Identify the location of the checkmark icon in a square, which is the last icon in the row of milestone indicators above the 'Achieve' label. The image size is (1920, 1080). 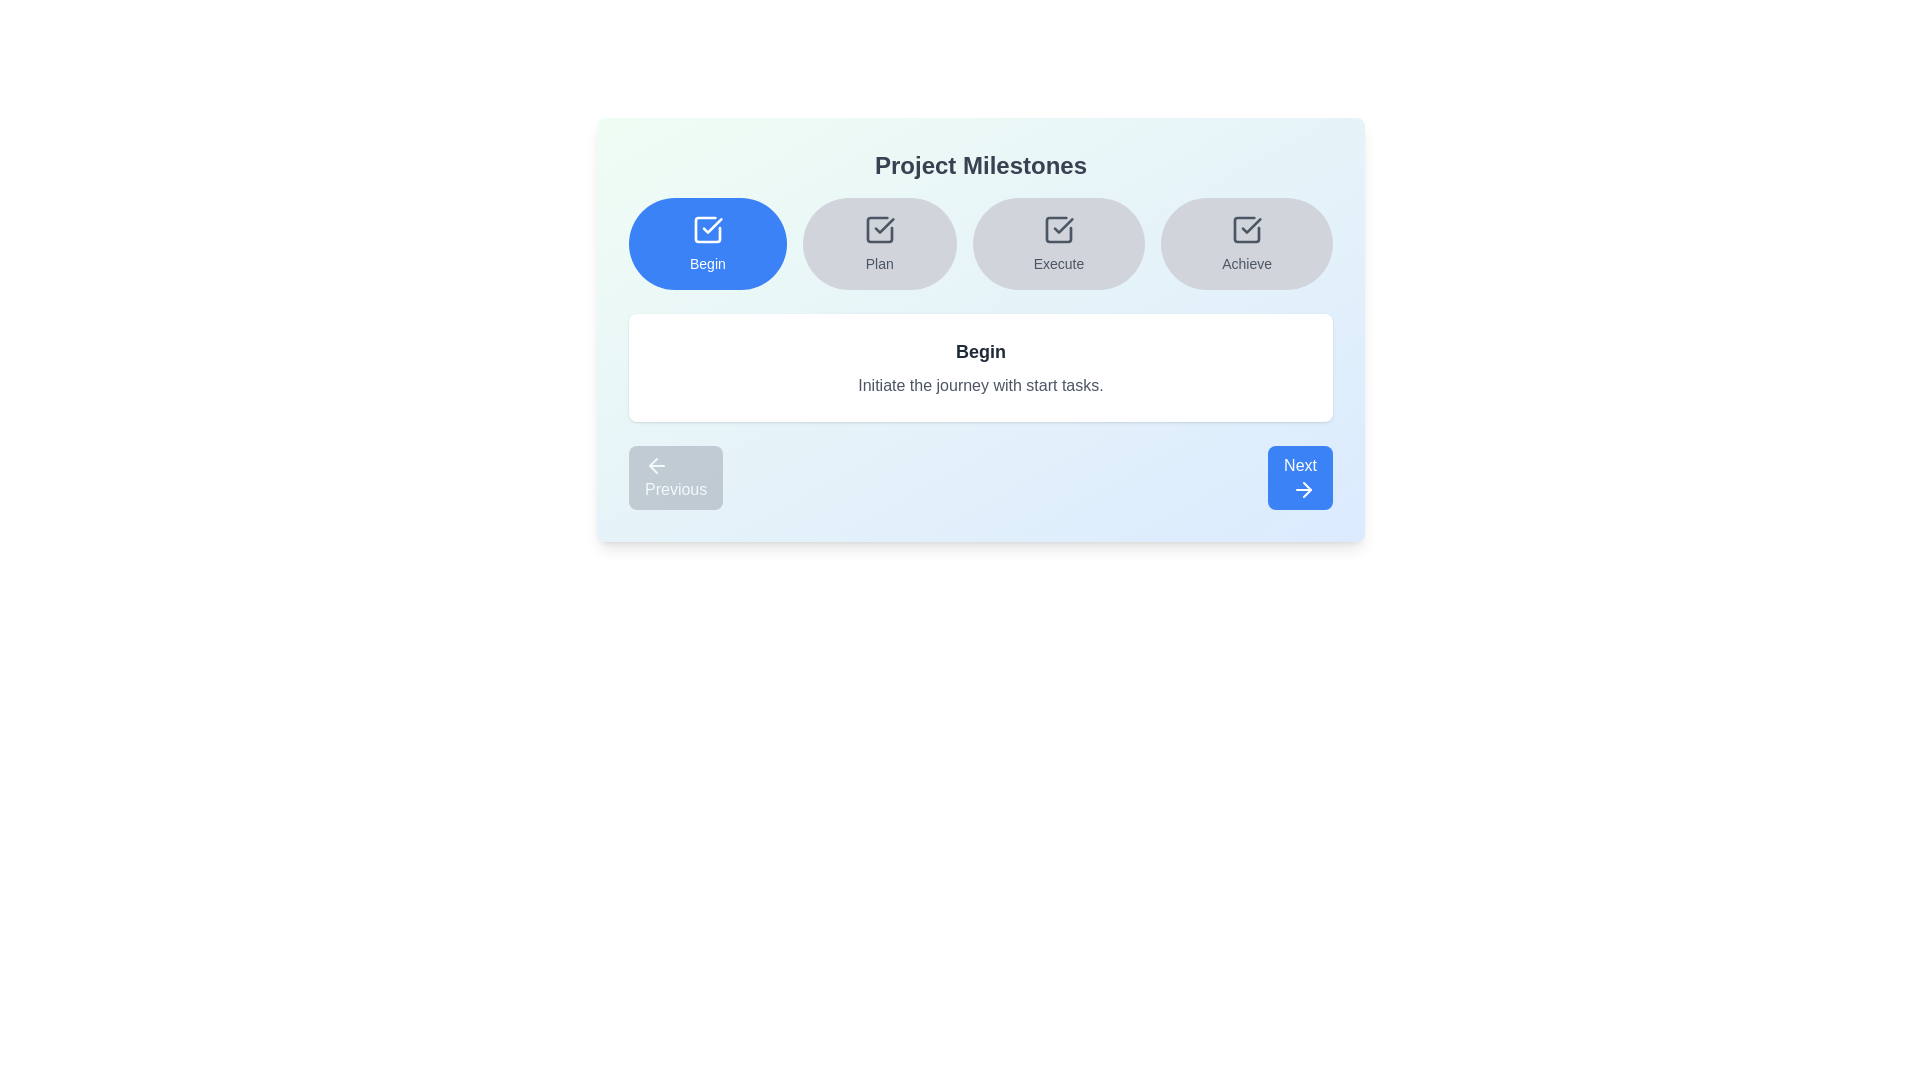
(1246, 229).